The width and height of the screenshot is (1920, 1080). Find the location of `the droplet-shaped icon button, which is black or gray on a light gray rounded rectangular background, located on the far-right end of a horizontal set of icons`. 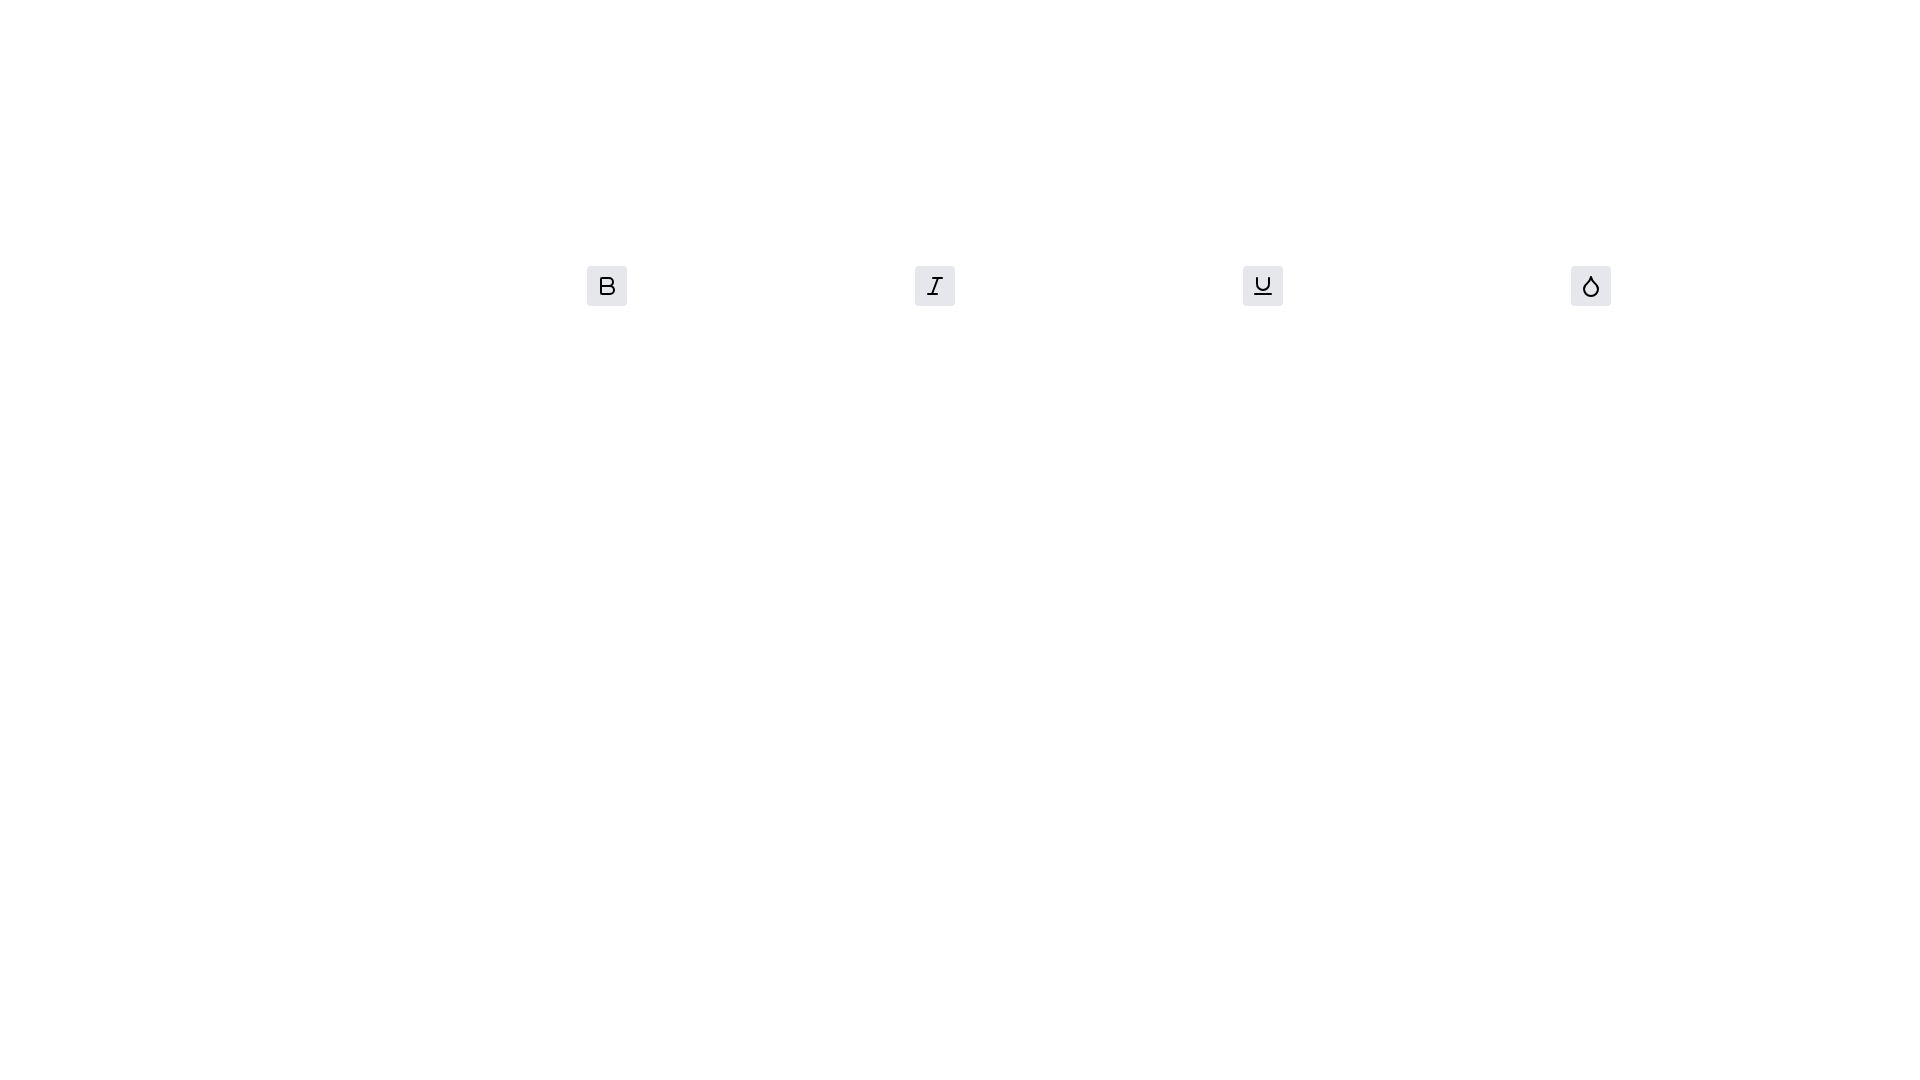

the droplet-shaped icon button, which is black or gray on a light gray rounded rectangular background, located on the far-right end of a horizontal set of icons is located at coordinates (1589, 285).